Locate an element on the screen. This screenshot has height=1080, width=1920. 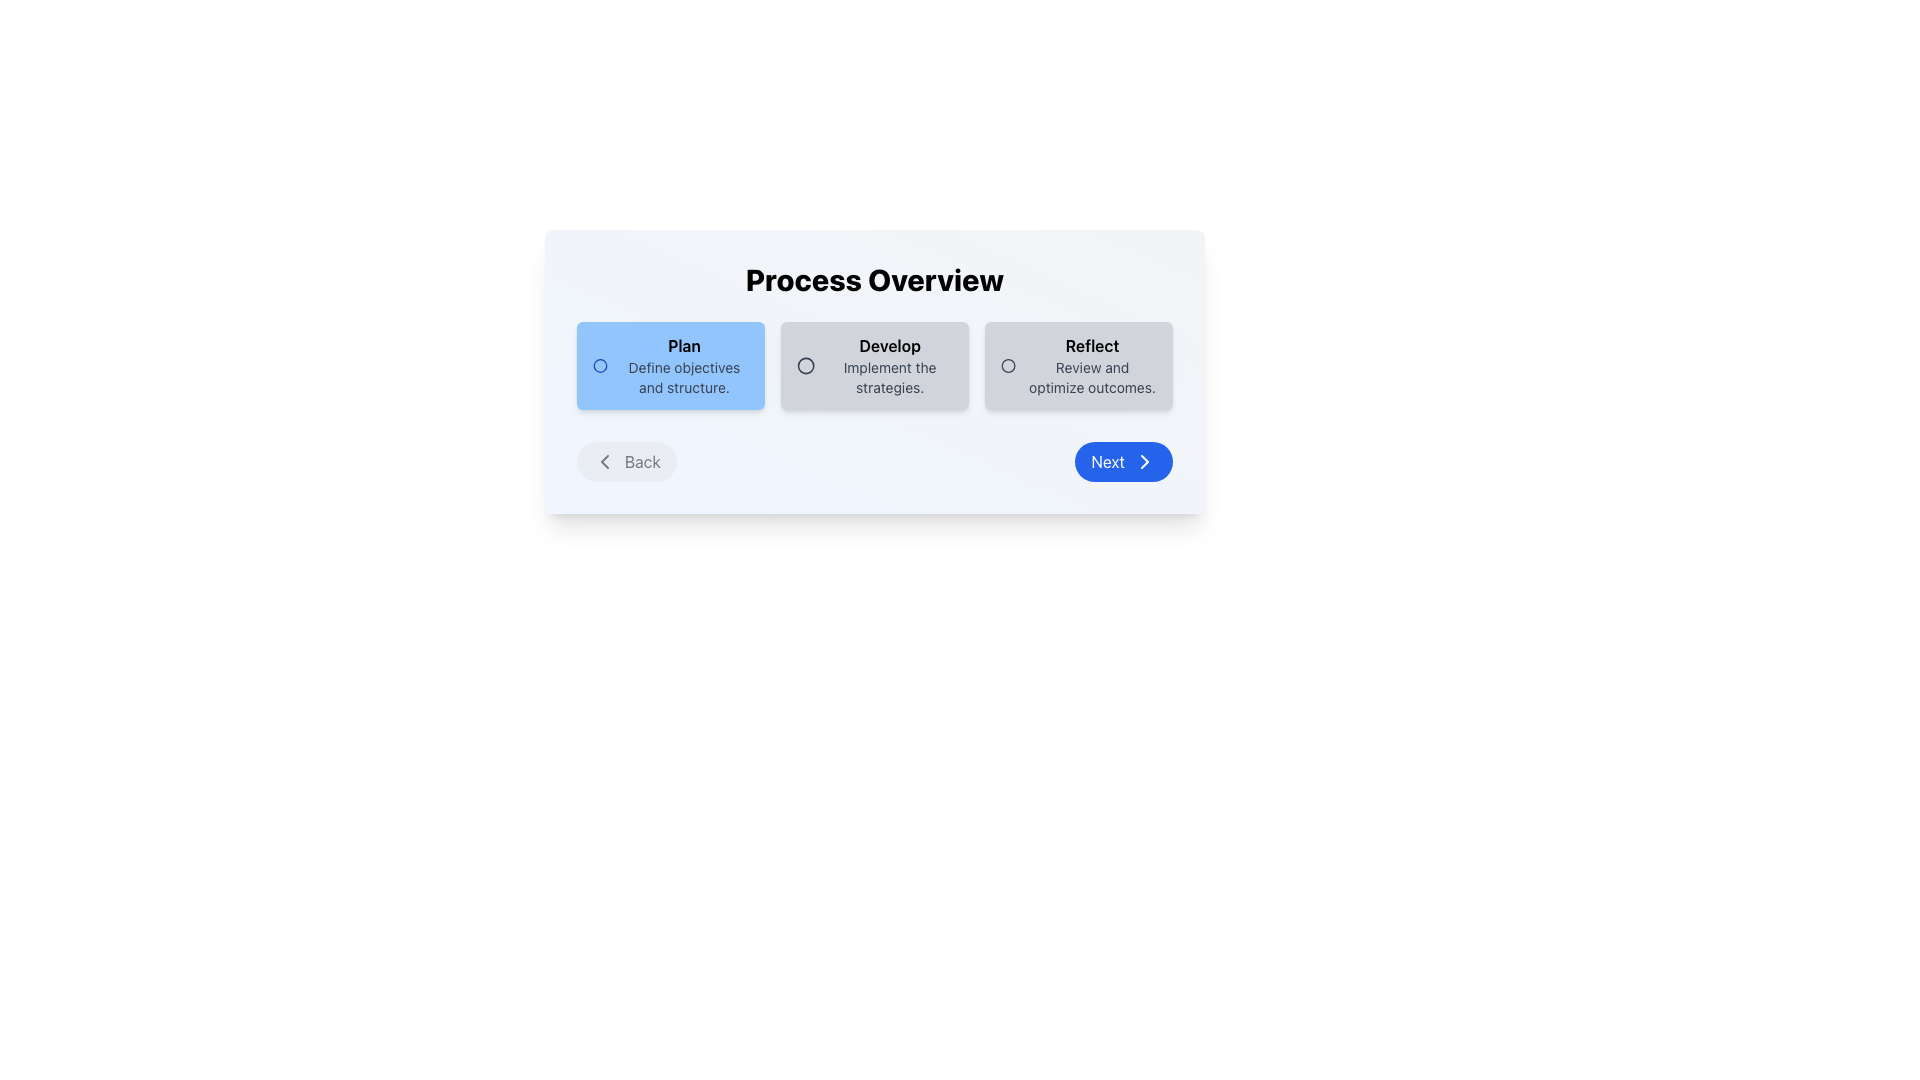
the 'Next' button, which has a blue background, white text, and an arrow icon, using keyboard navigation is located at coordinates (1124, 462).